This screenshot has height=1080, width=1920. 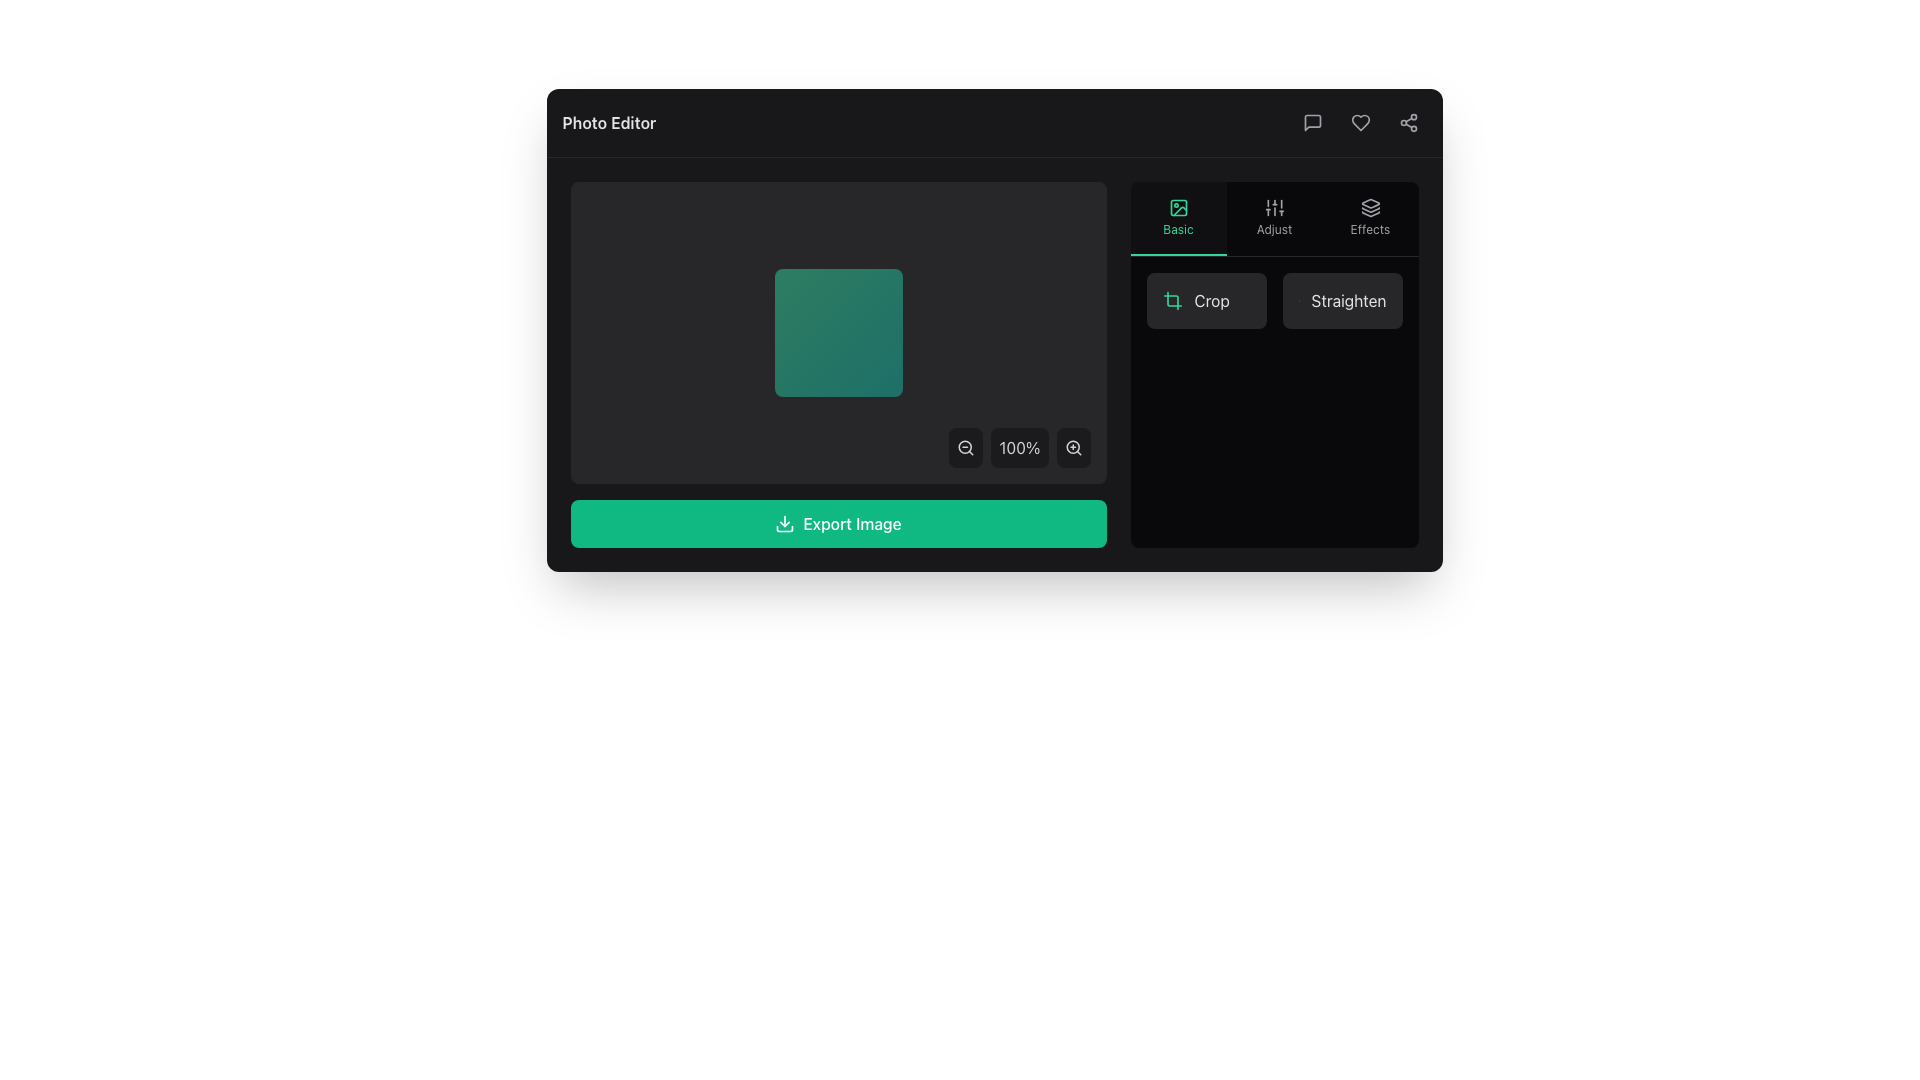 I want to click on the crop icon located in the rightmost panel of the interface, so click(x=1172, y=300).